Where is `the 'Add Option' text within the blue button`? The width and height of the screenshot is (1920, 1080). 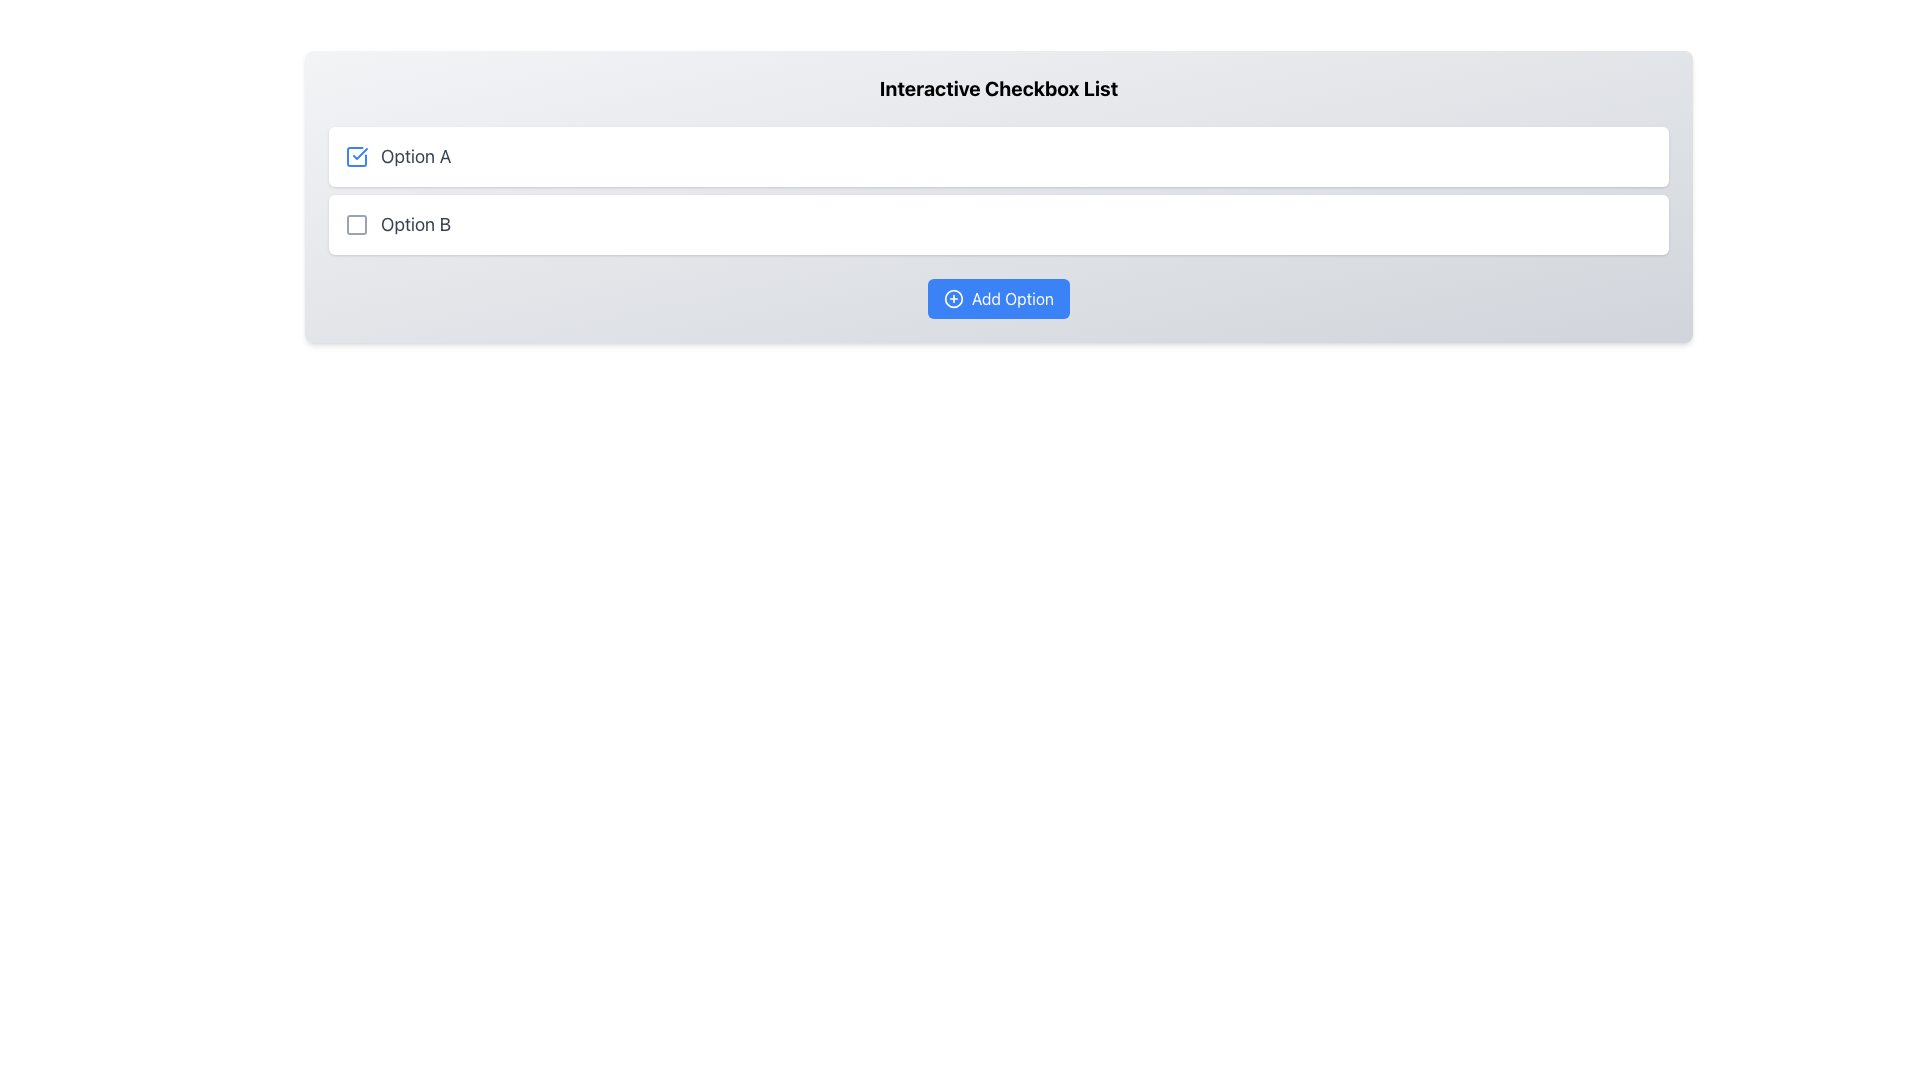
the 'Add Option' text within the blue button is located at coordinates (1012, 299).